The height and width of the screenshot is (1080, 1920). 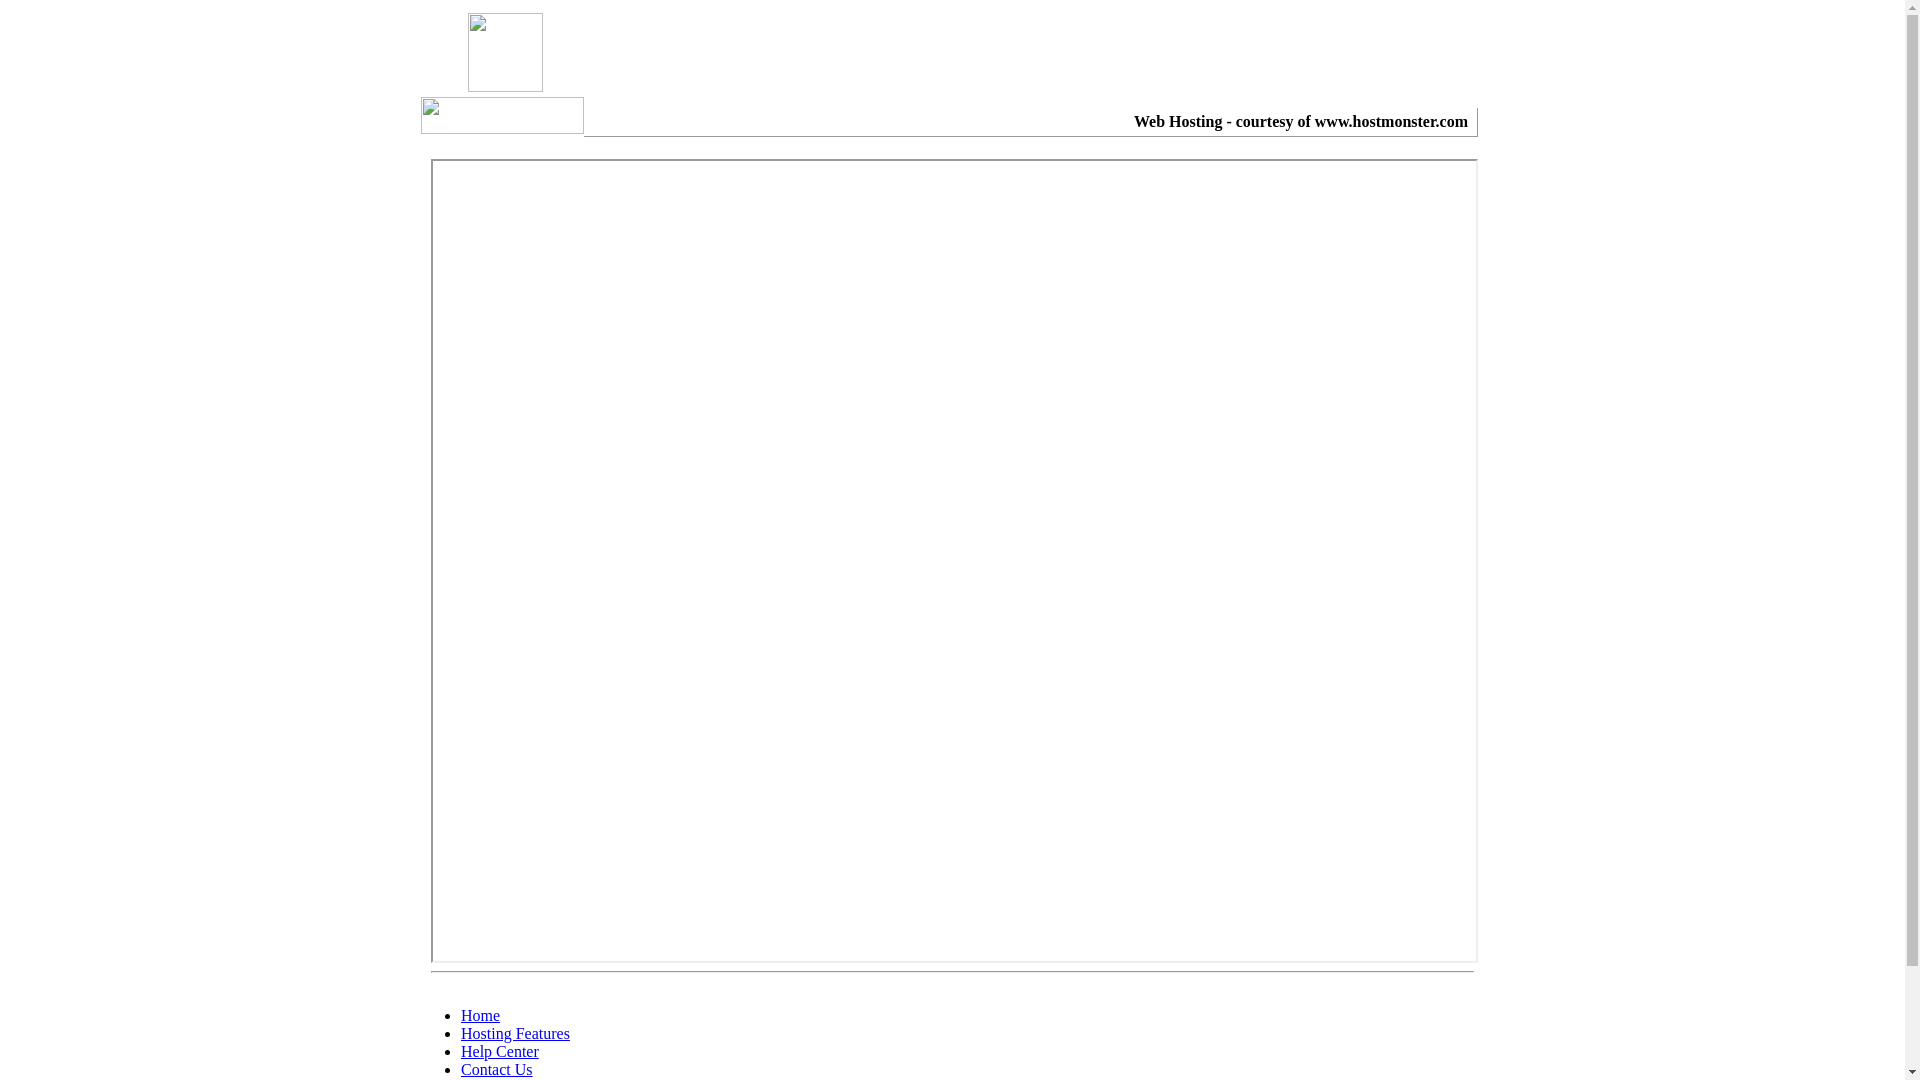 I want to click on 'Contact Us', so click(x=459, y=1068).